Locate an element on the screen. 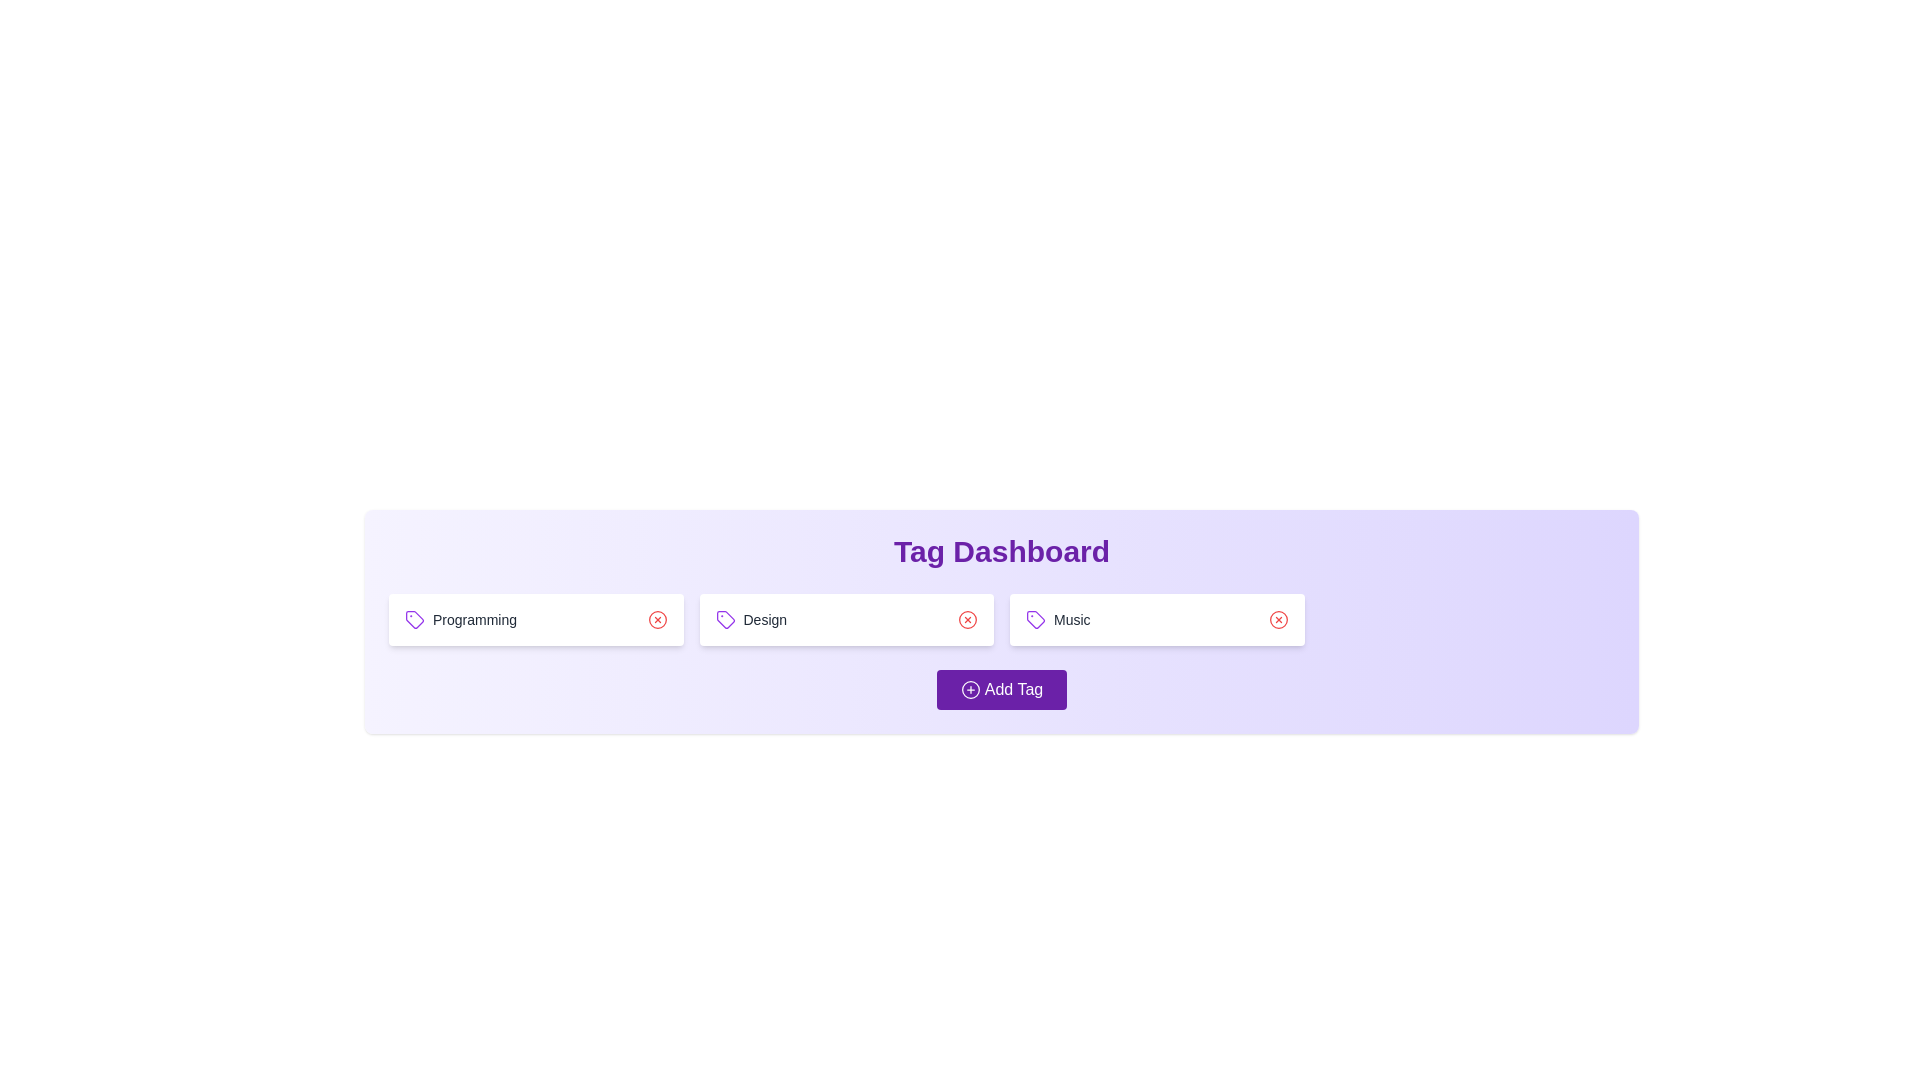  the small, purple tag-shaped icon with a circular cutout, located in the leftmost card of the 'Programming' card group, preceding the text 'Programming.' is located at coordinates (413, 619).